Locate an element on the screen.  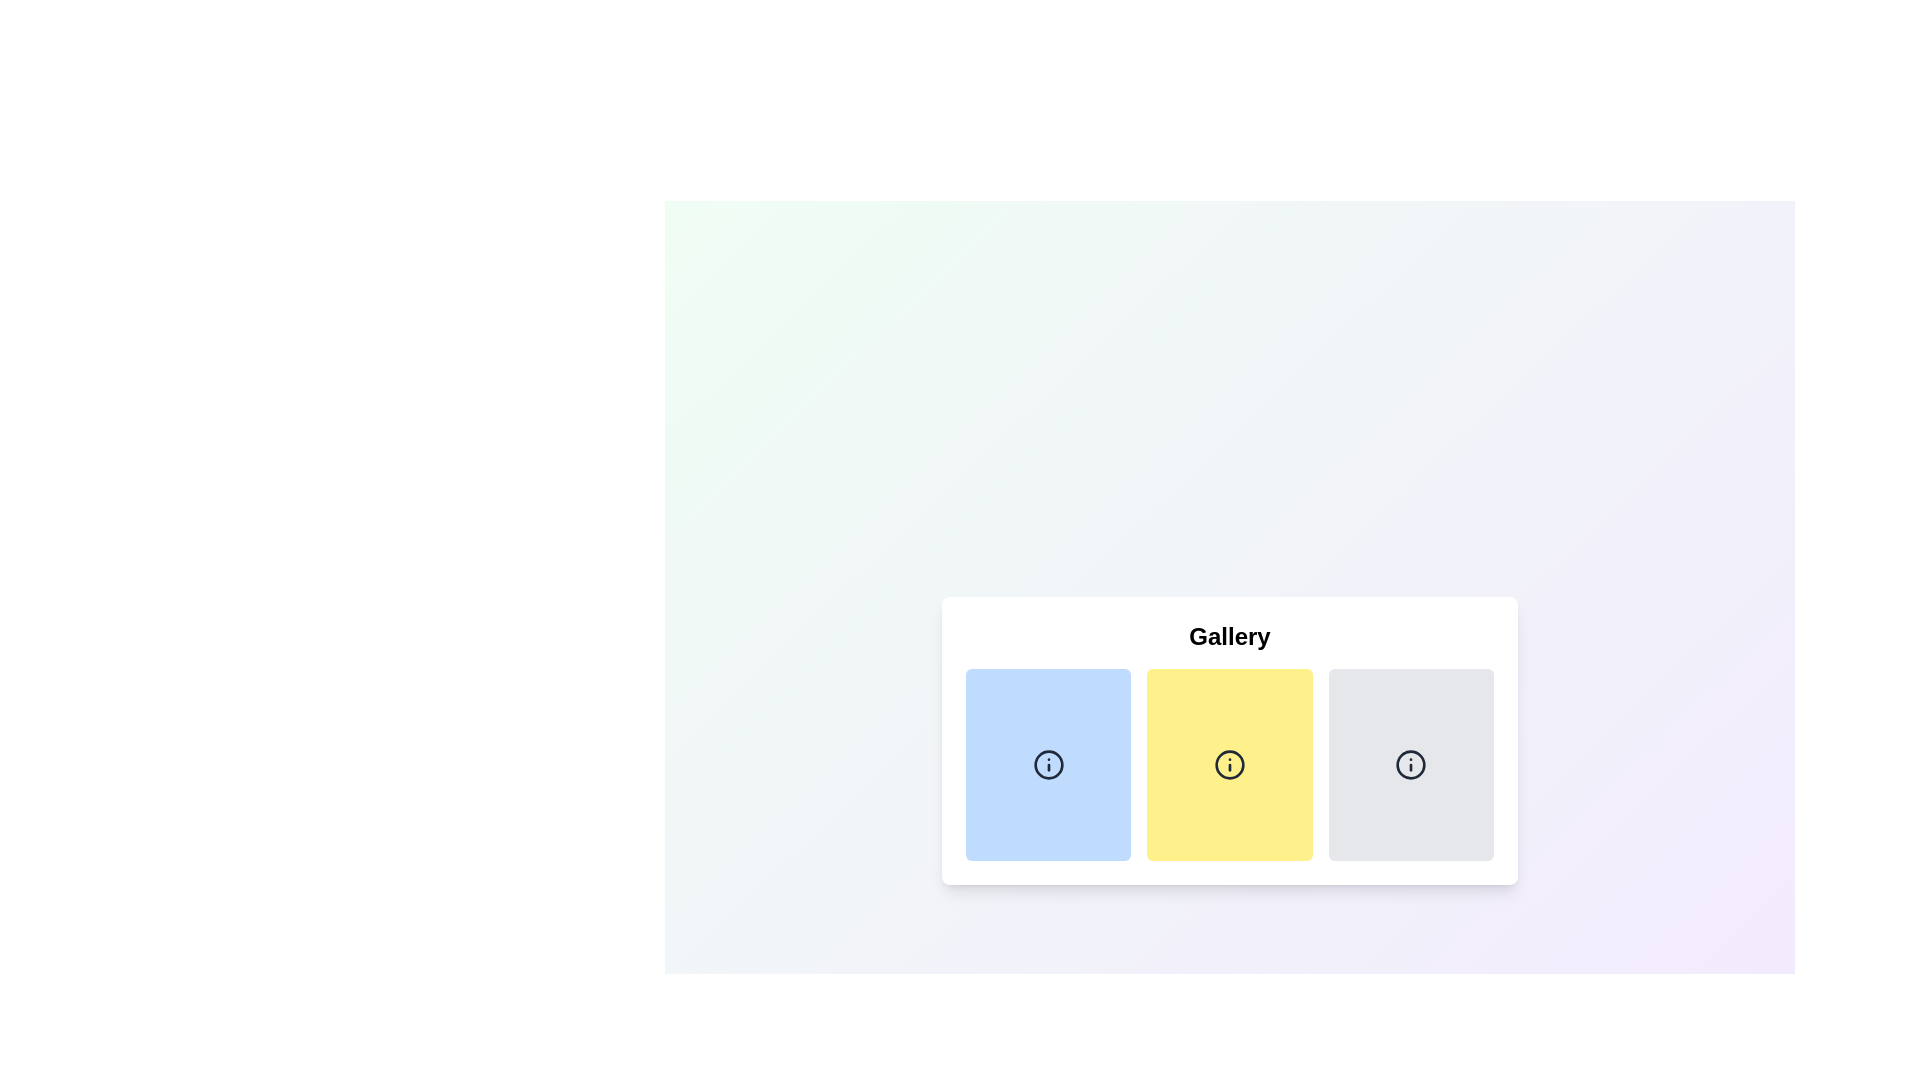
the circular graphical item in the SVG located inside the blue card in the gallery section, which is the first card from left to right among three cards is located at coordinates (1047, 764).